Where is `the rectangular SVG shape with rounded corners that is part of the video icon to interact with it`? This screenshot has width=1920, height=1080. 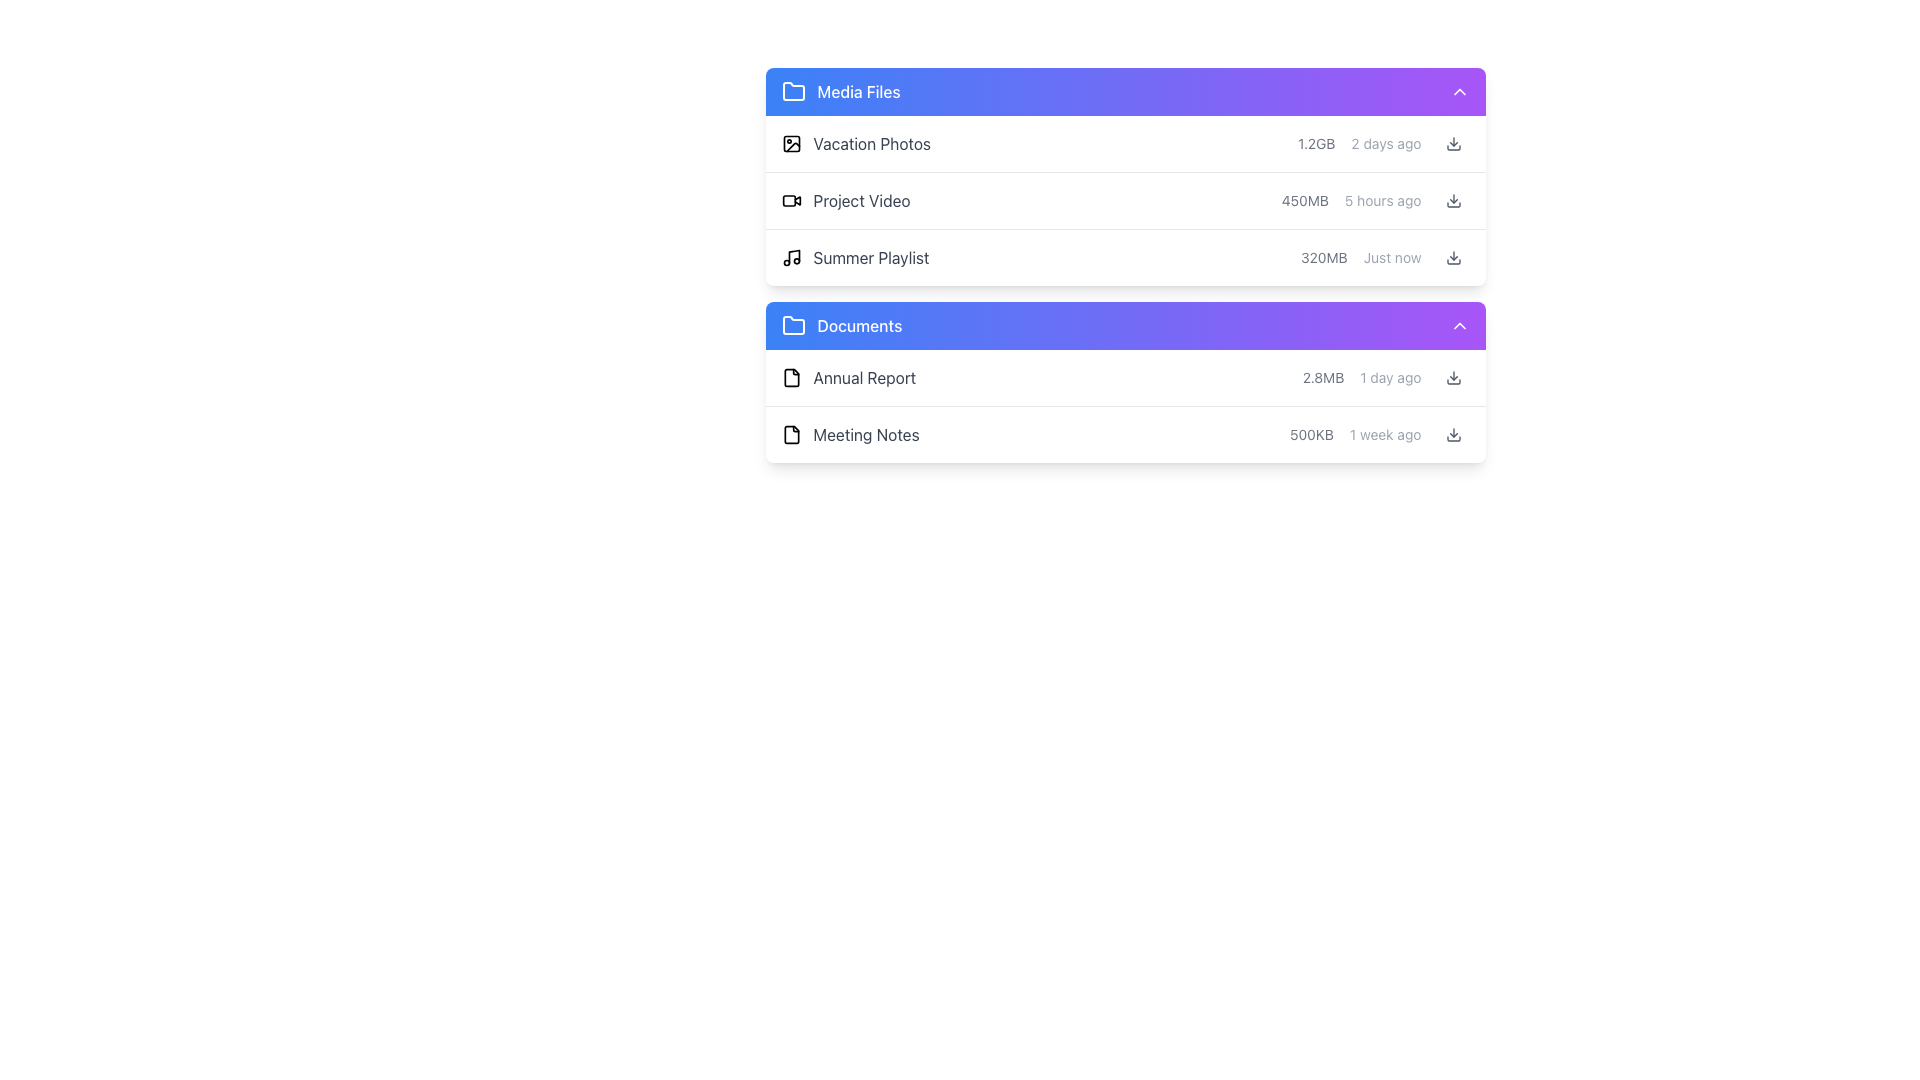
the rectangular SVG shape with rounded corners that is part of the video icon to interact with it is located at coordinates (787, 200).